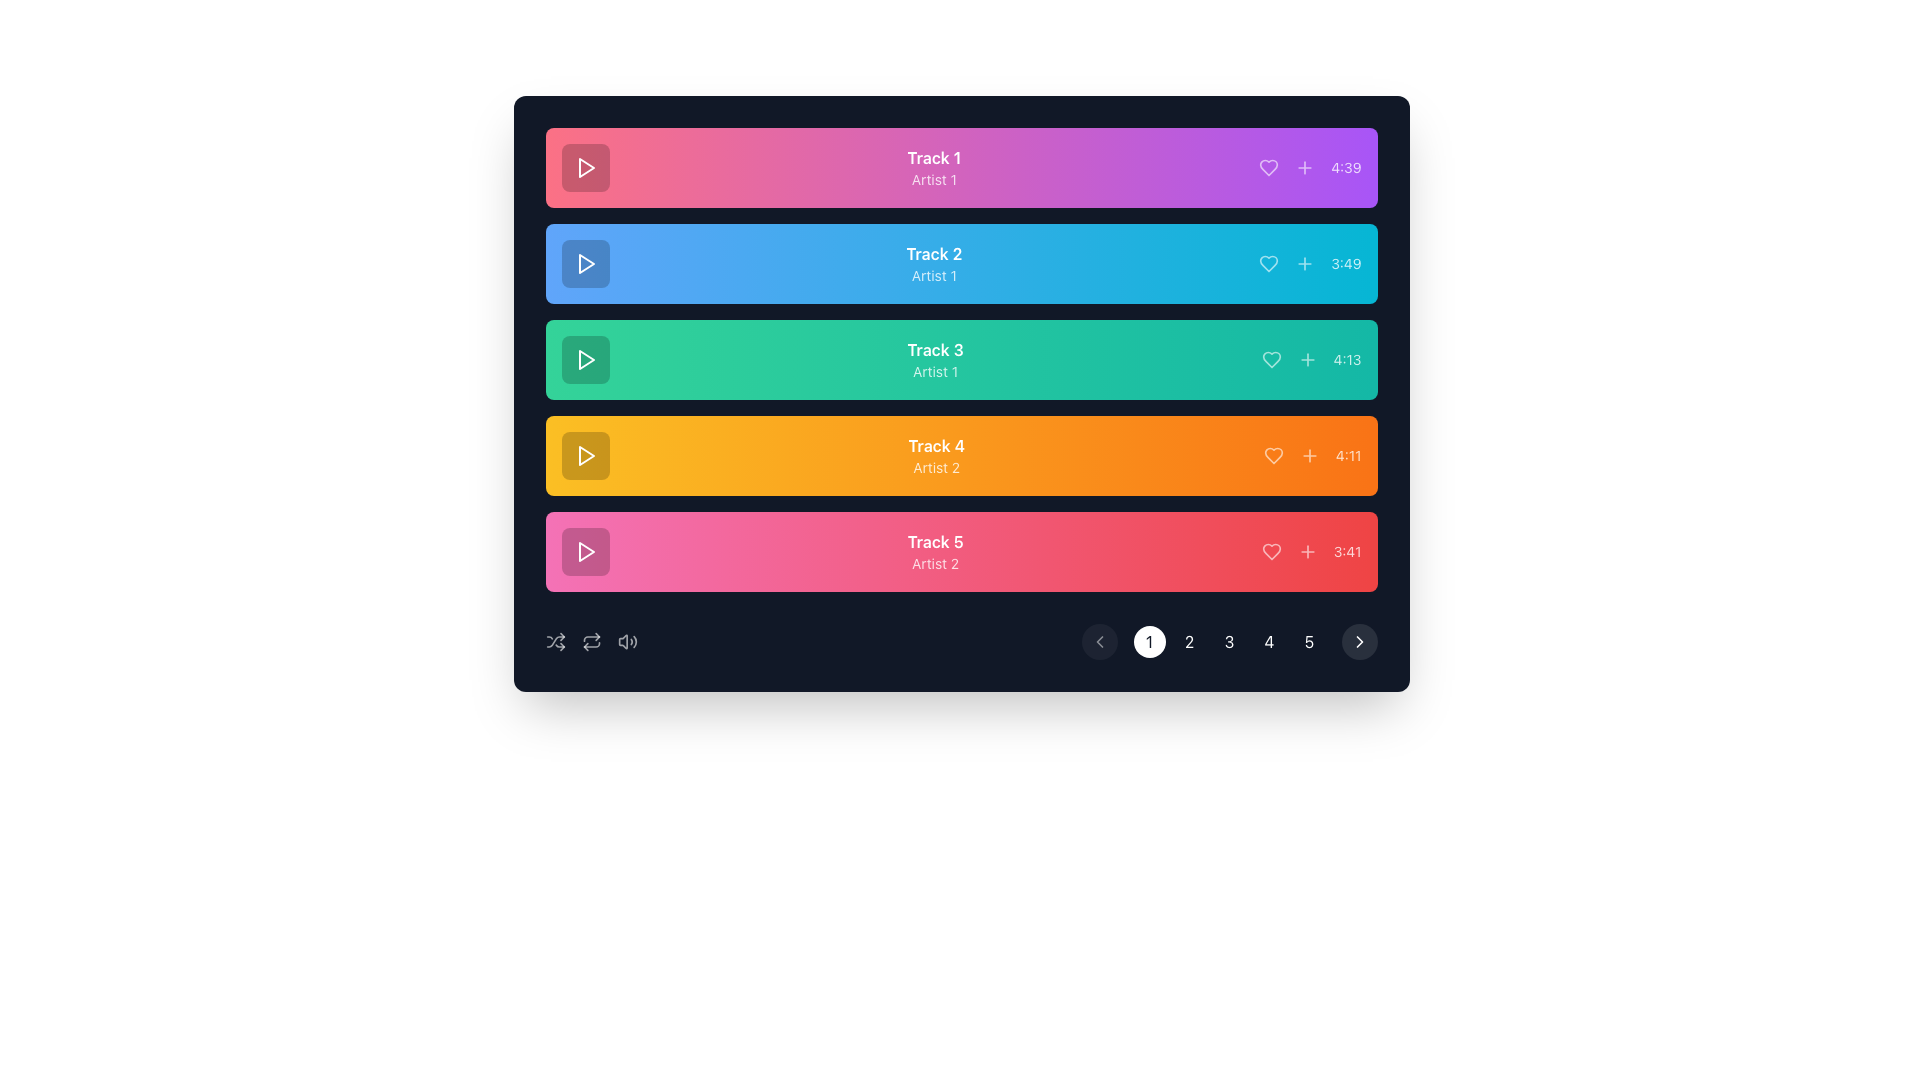 Image resolution: width=1920 pixels, height=1080 pixels. Describe the element at coordinates (584, 262) in the screenshot. I see `the play button located in the second row of the track list with a blue background to initiate playback` at that location.